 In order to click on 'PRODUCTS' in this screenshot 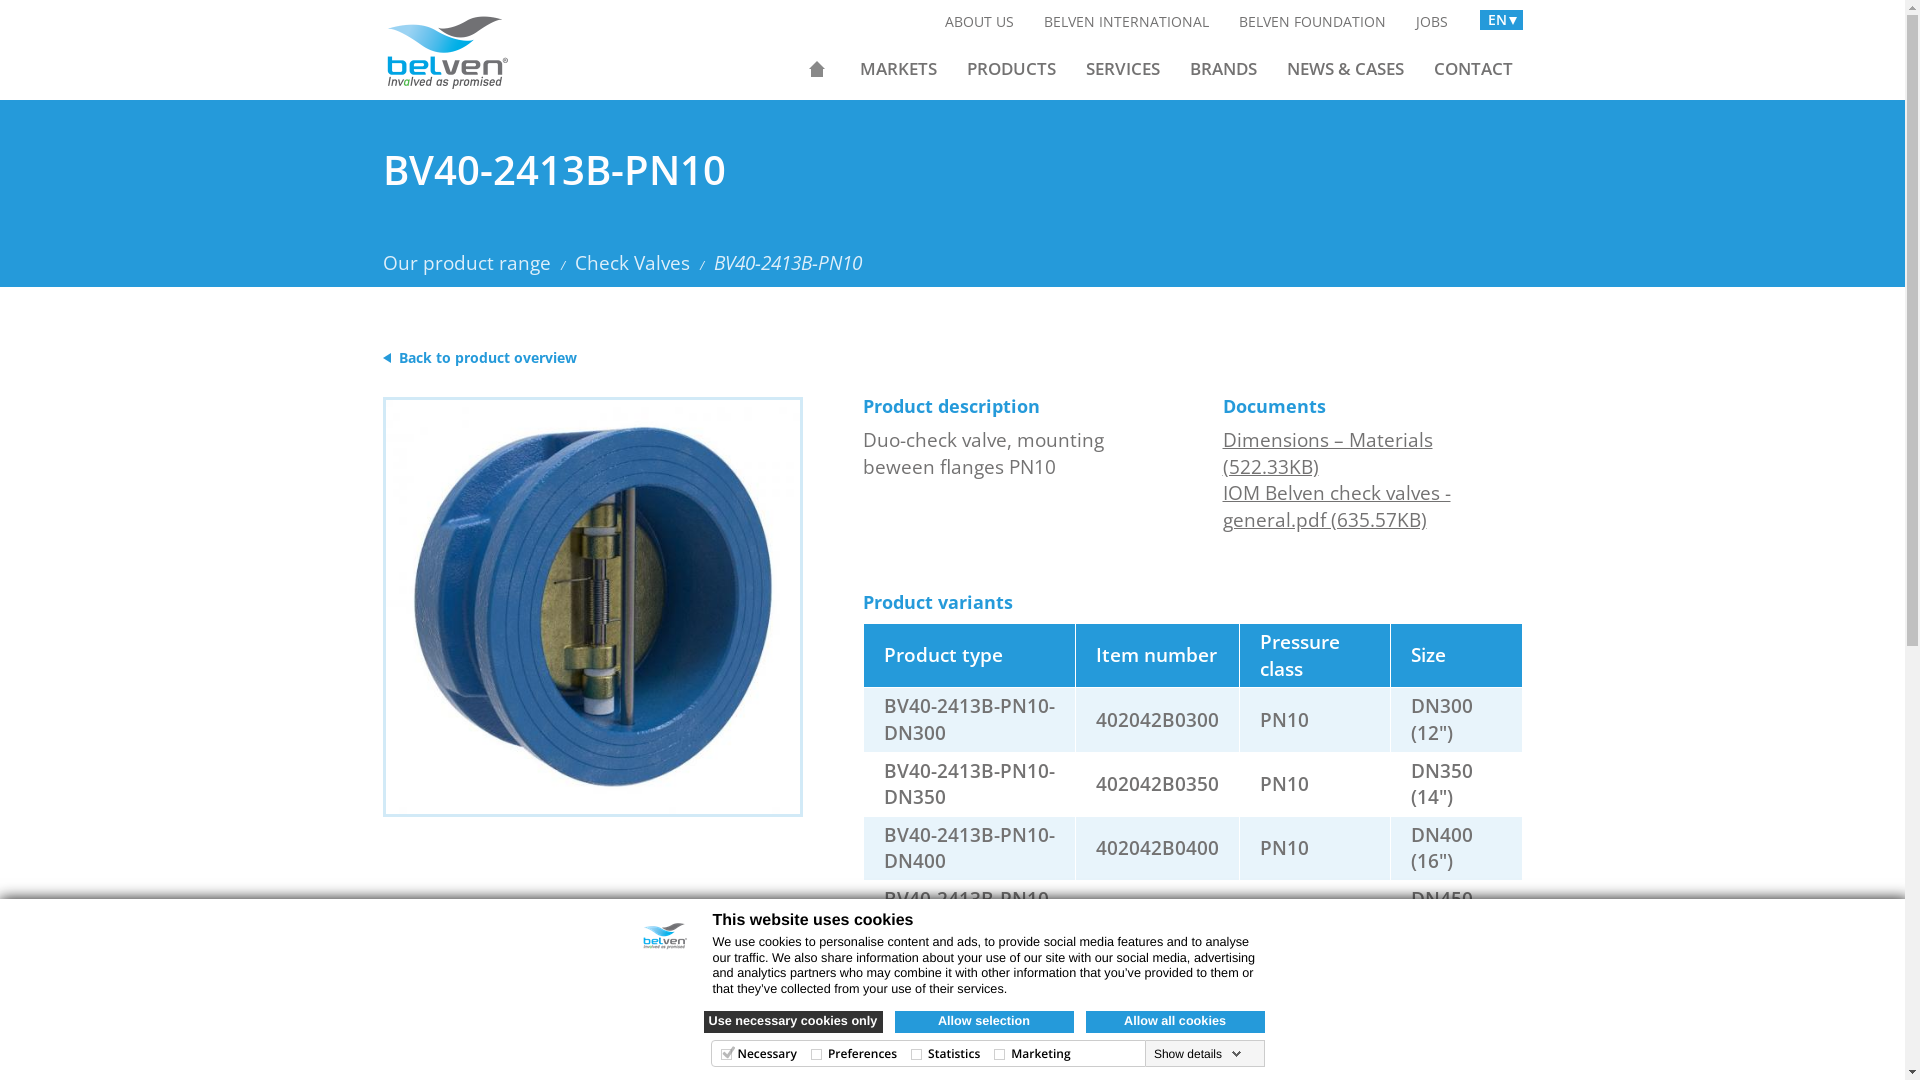, I will do `click(1010, 67)`.